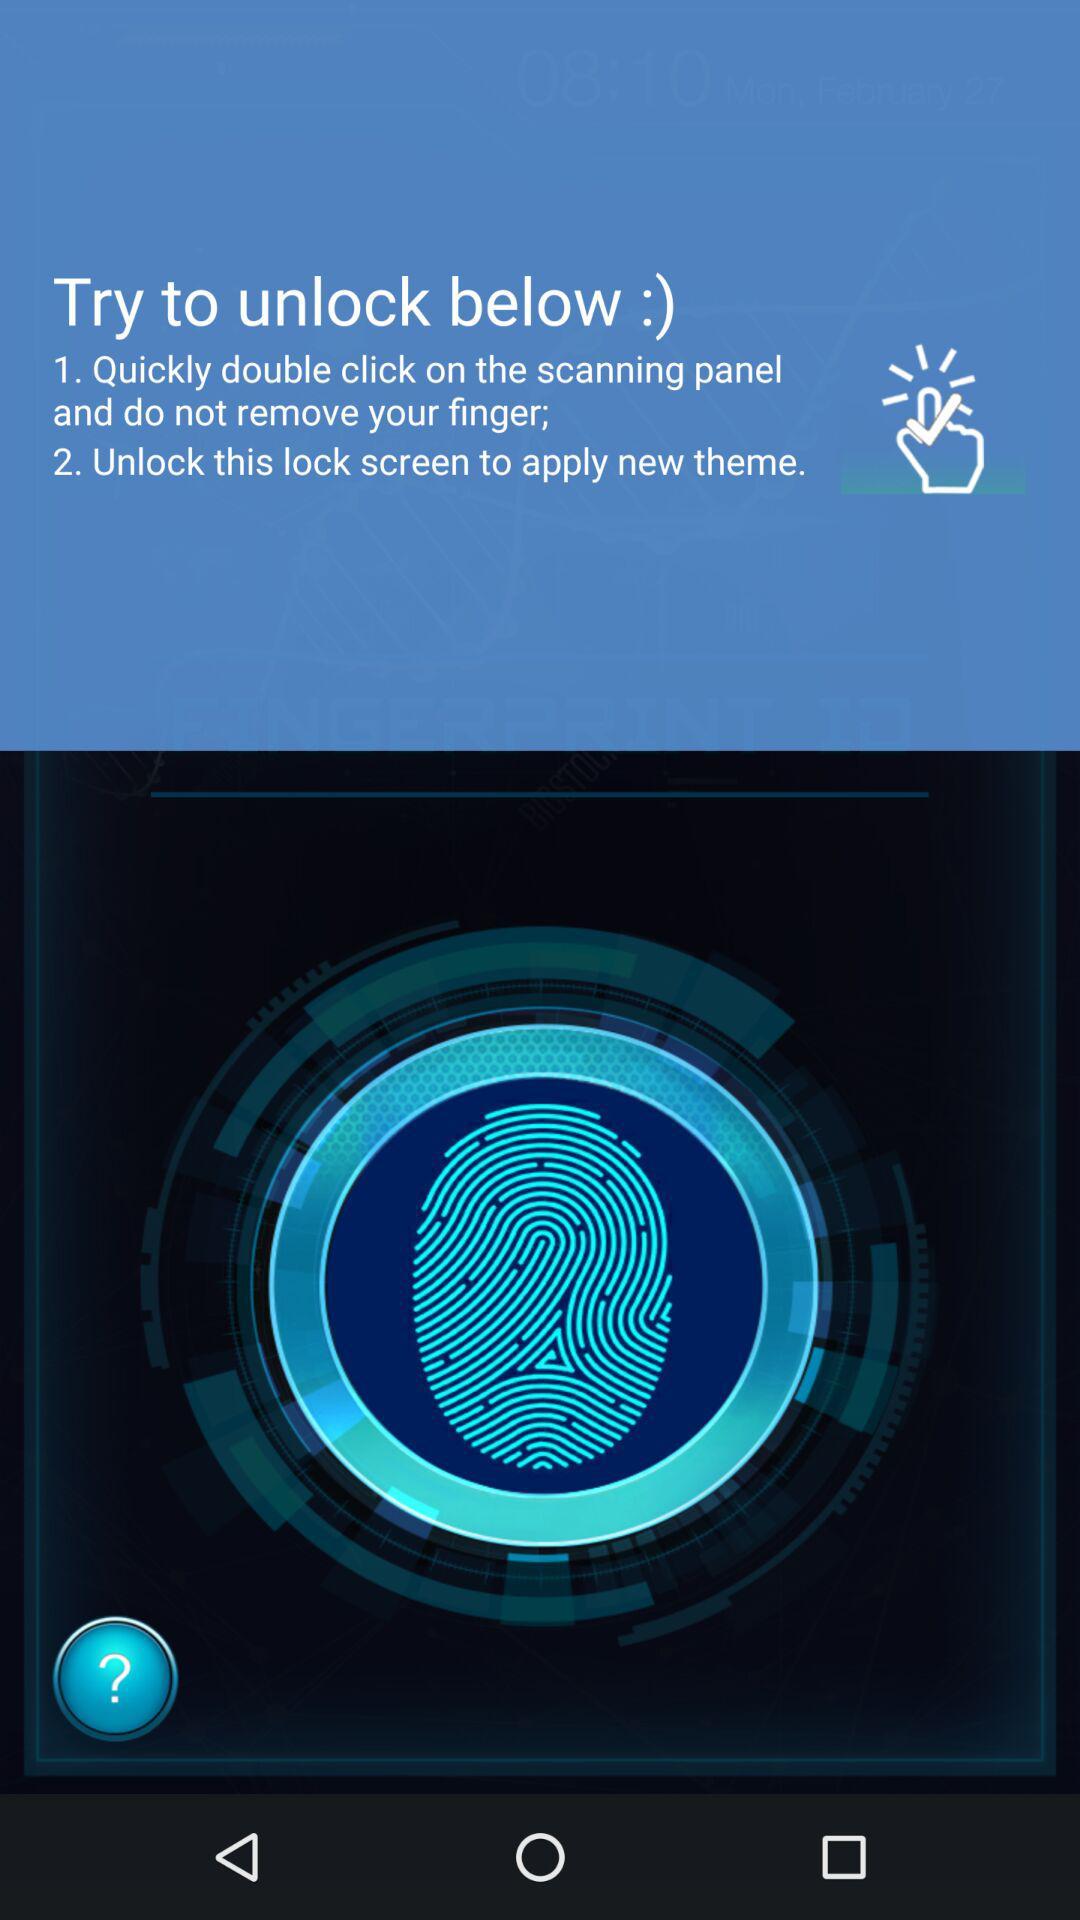 Image resolution: width=1080 pixels, height=1920 pixels. Describe the element at coordinates (115, 1678) in the screenshot. I see `the help icon` at that location.